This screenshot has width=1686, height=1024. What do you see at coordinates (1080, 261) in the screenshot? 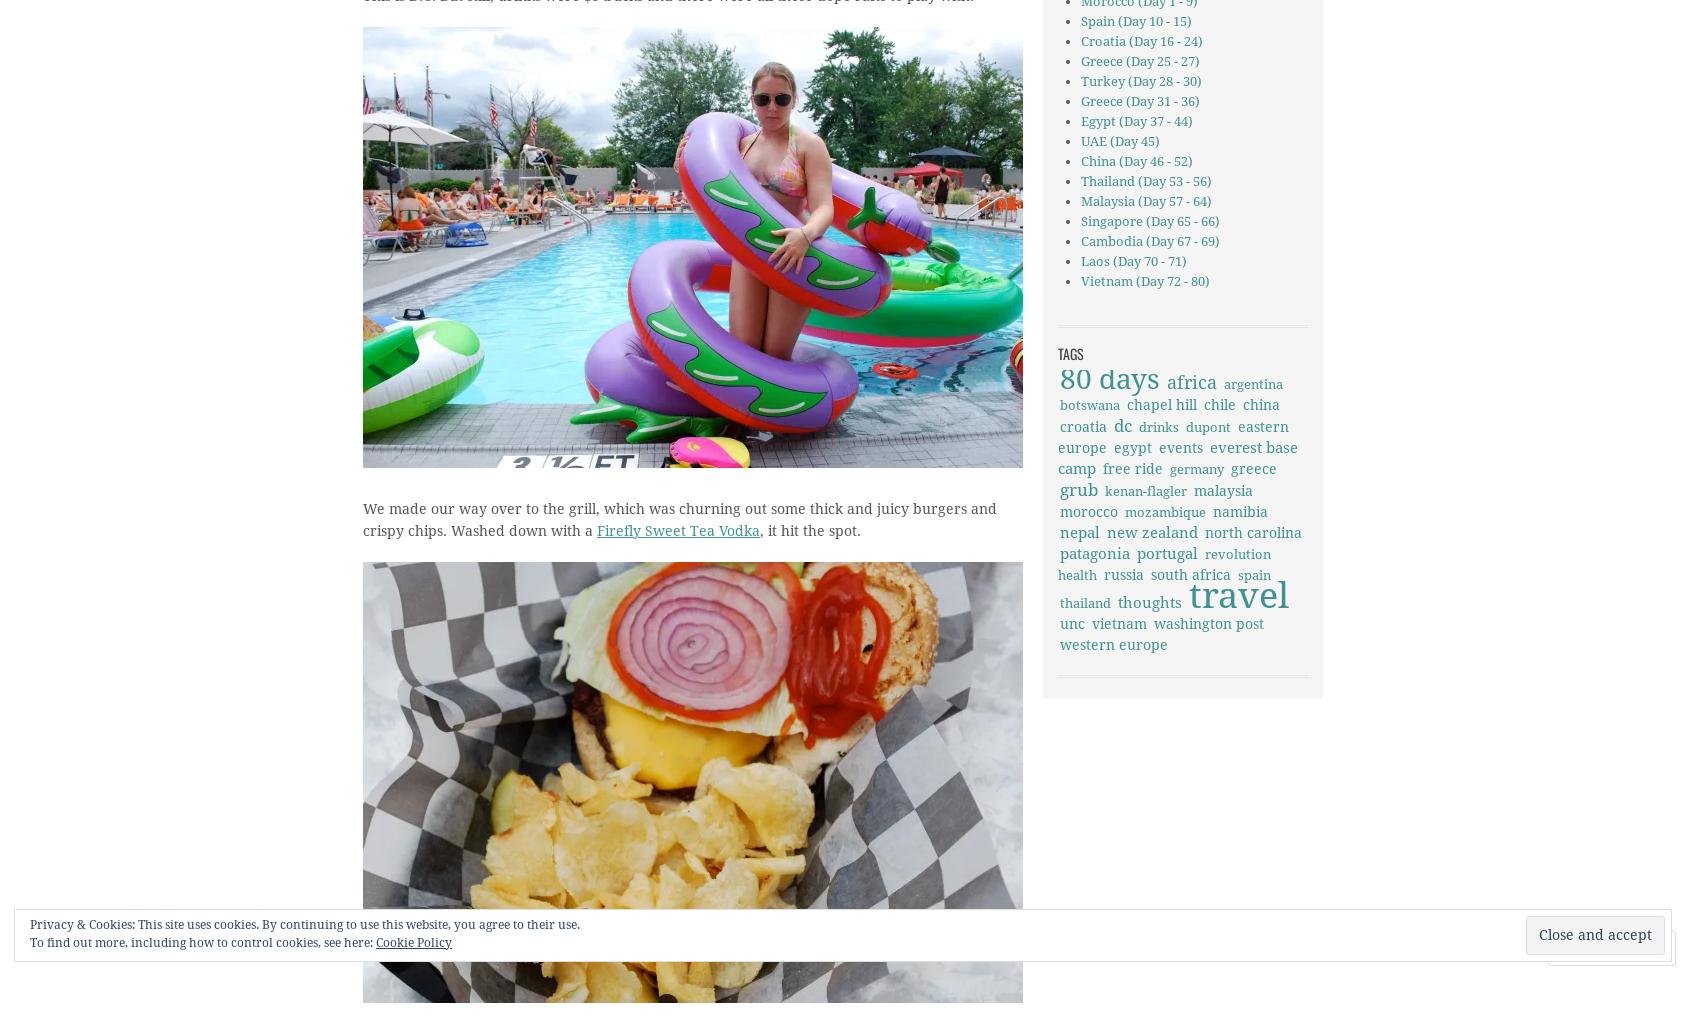
I see `'Laos (Day 70 - 71)'` at bounding box center [1080, 261].